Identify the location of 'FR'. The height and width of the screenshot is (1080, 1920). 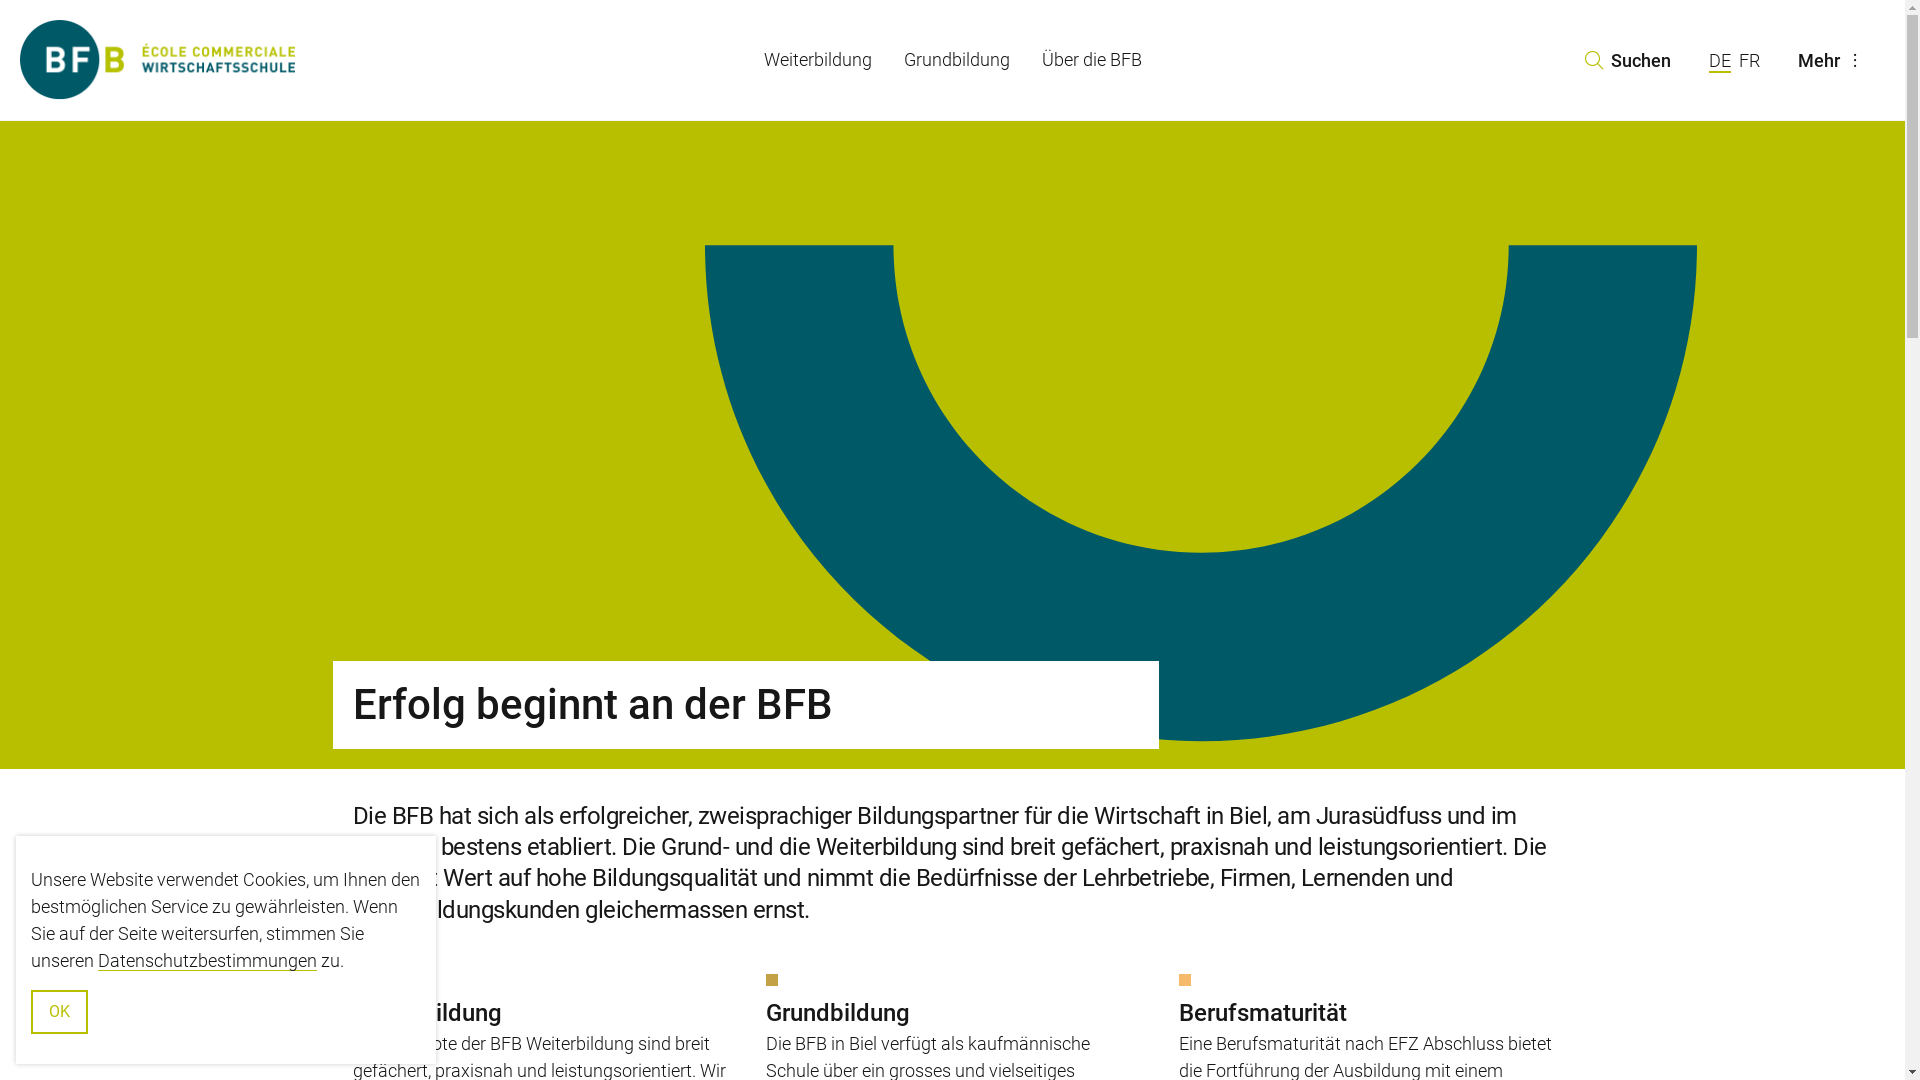
(1747, 59).